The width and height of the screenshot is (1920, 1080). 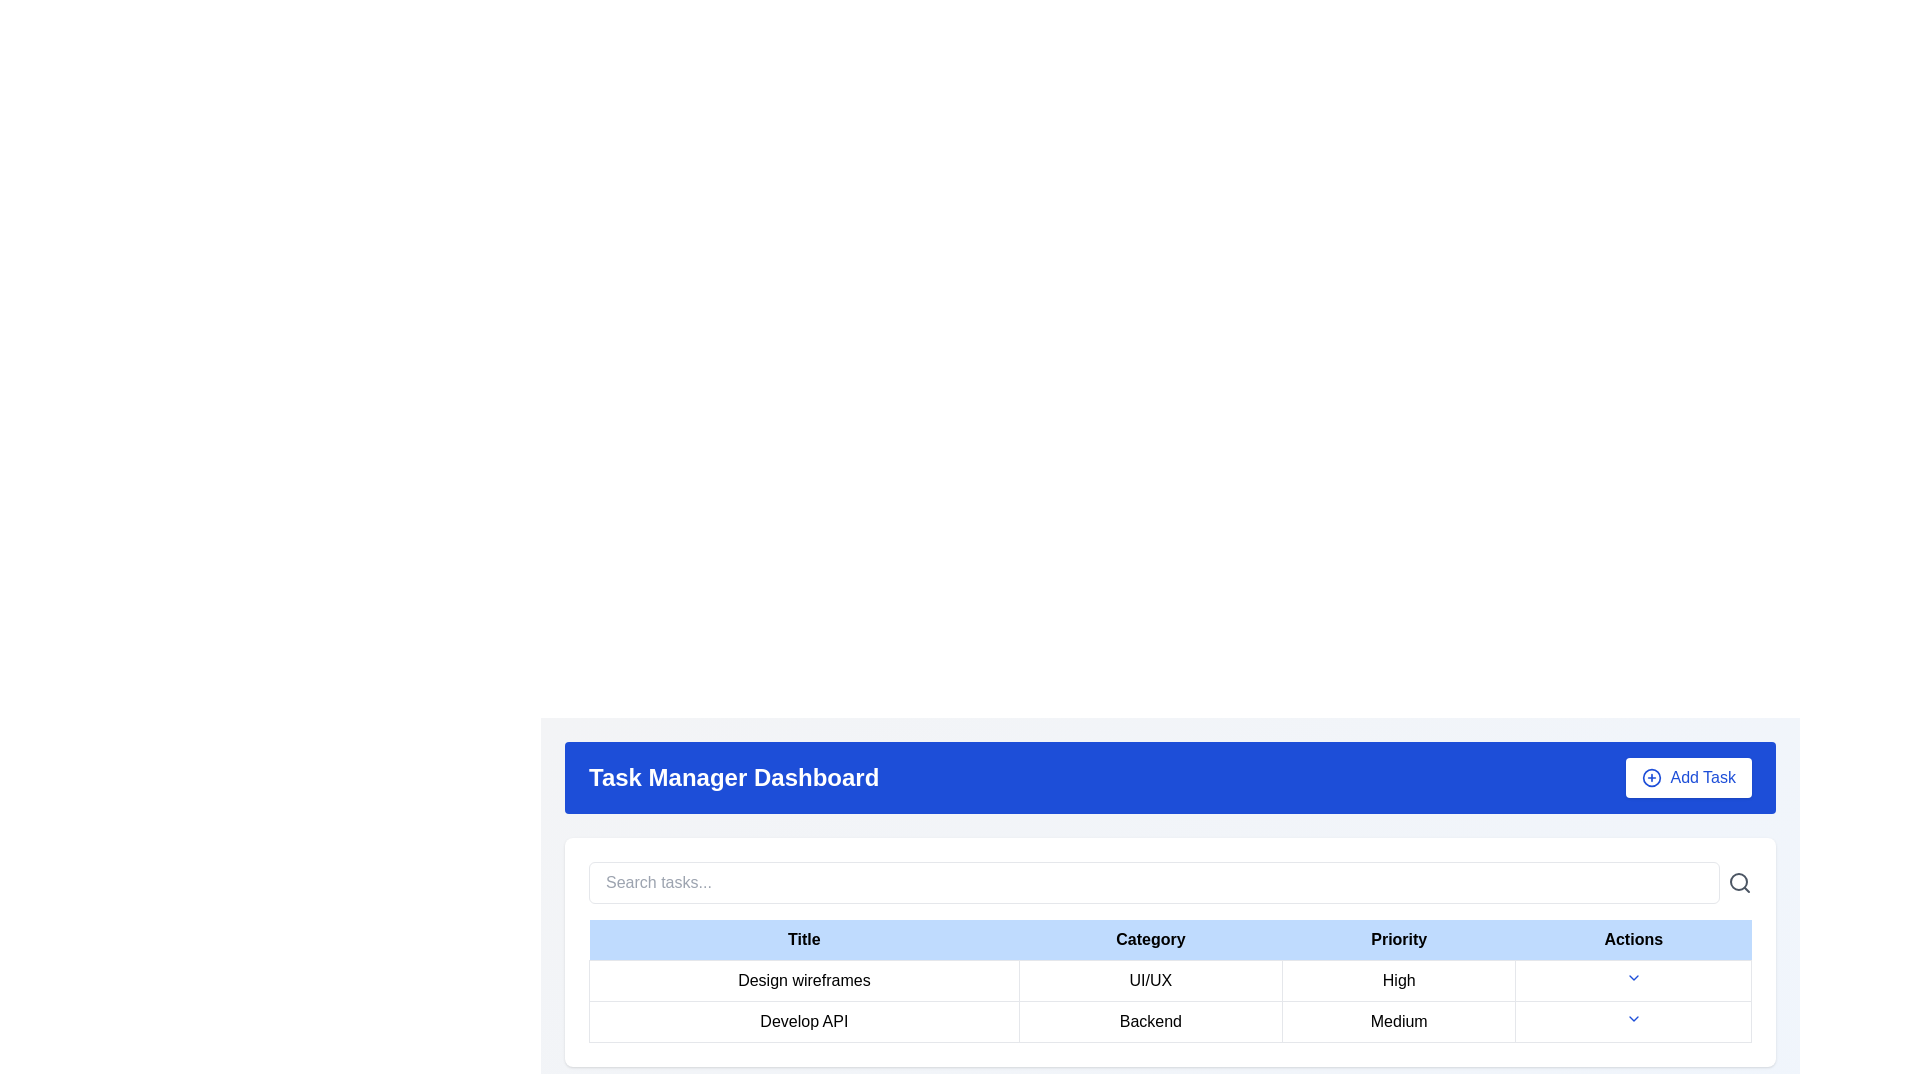 I want to click on the 'Title' column header cell in the table to trigger additional styling effects, so click(x=804, y=940).